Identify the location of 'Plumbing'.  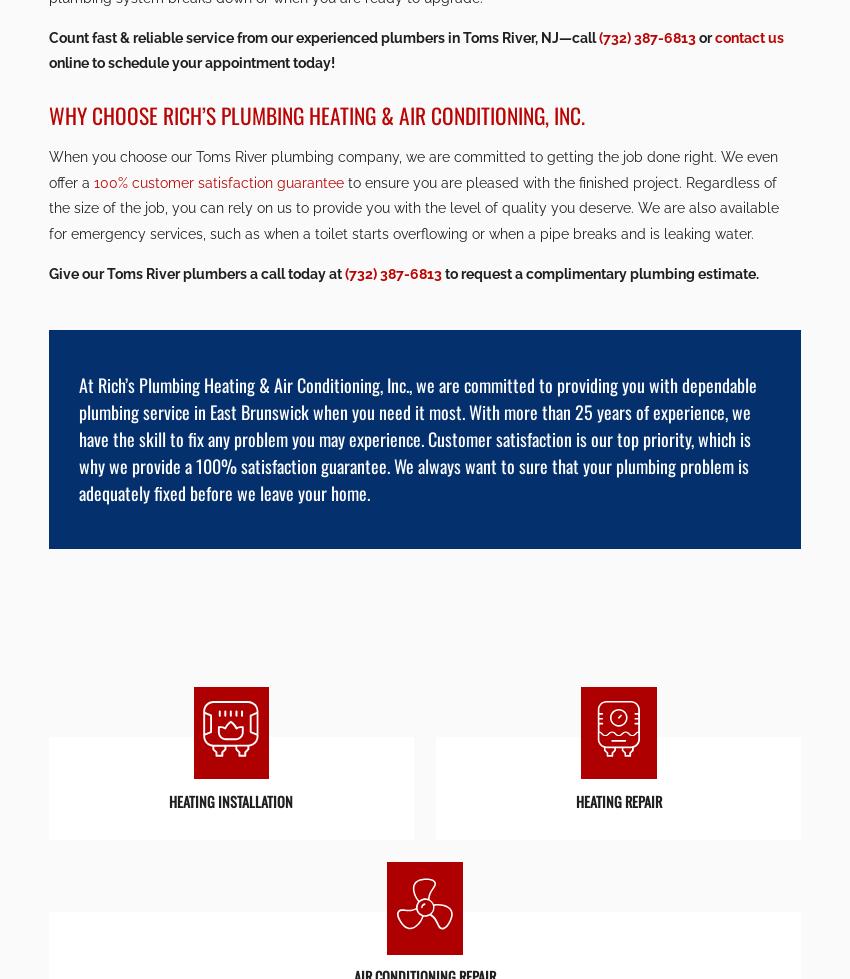
(424, 236).